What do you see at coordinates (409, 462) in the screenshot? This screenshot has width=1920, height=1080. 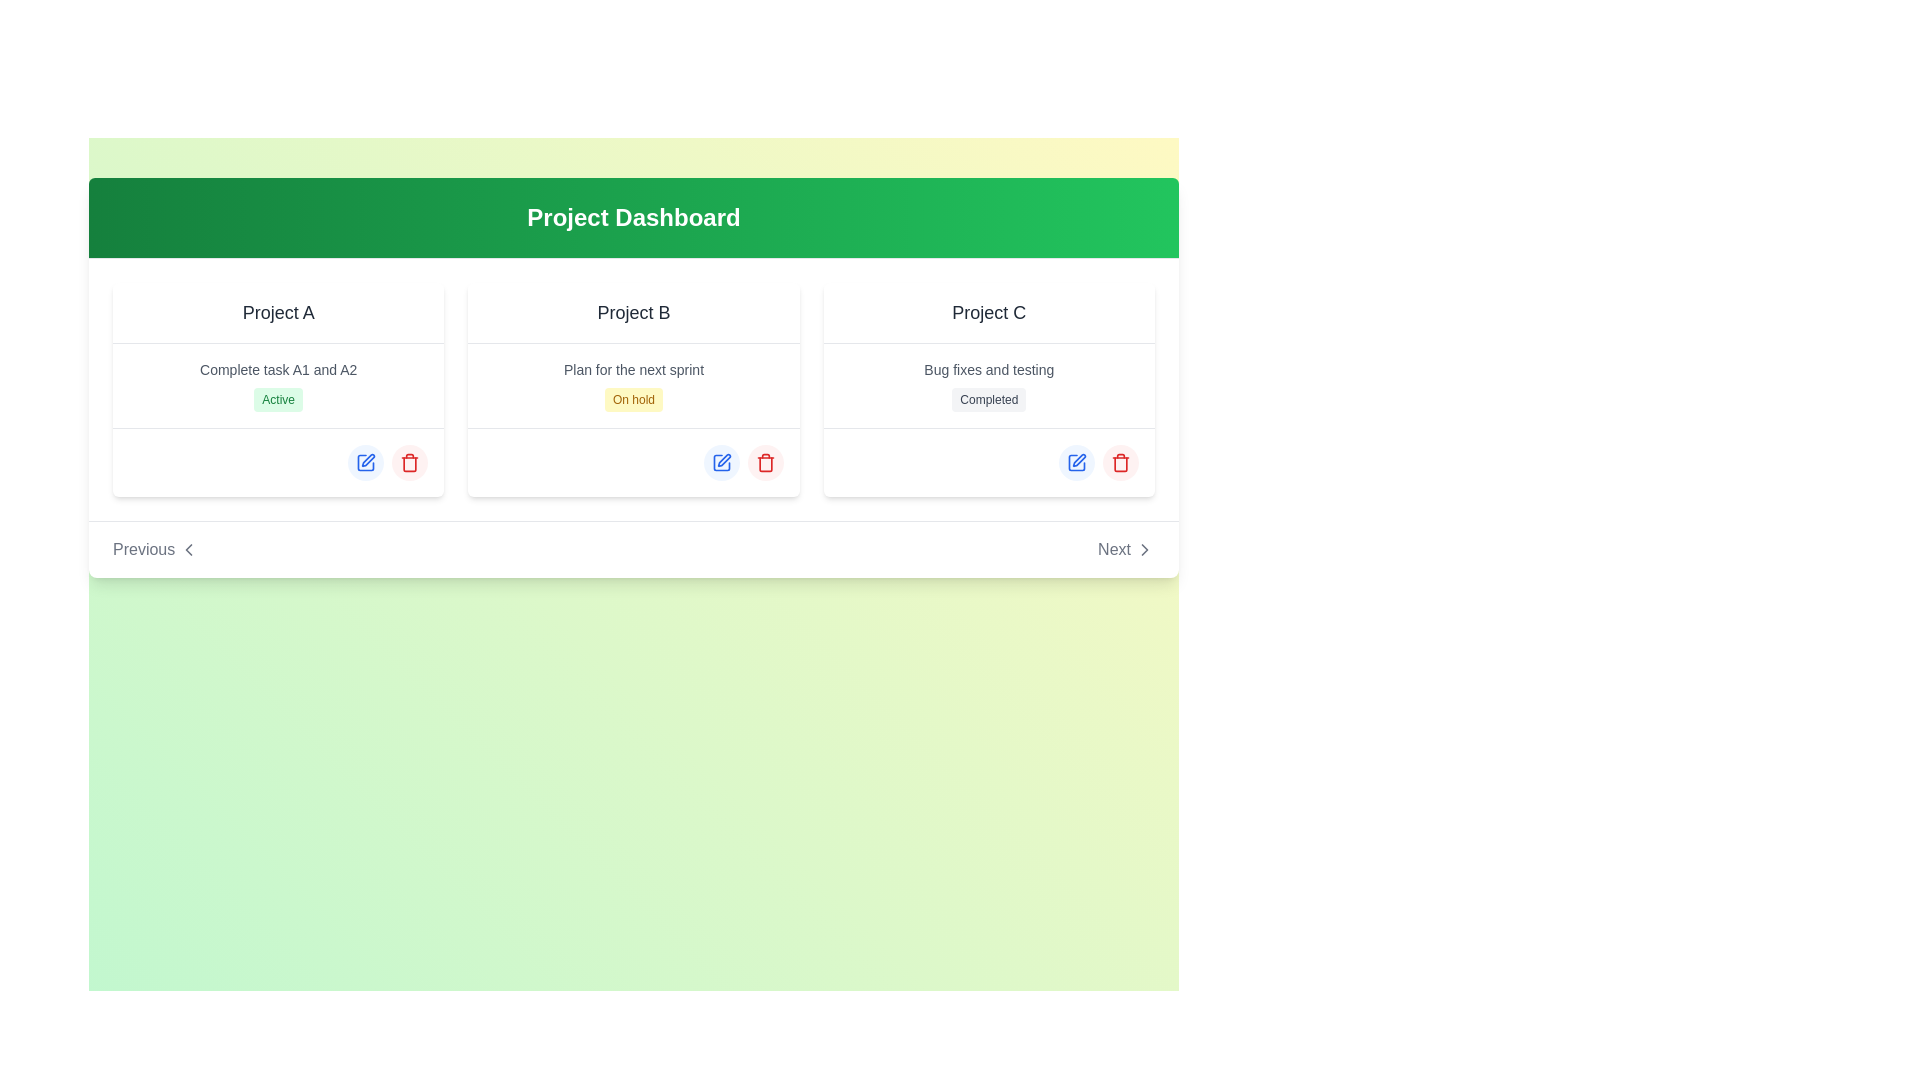 I see `the circular red button with a trash bin icon located at the bottom right corner of the 'Project A' card in the 'Project Dashboard' section to observe the hover effect` at bounding box center [409, 462].